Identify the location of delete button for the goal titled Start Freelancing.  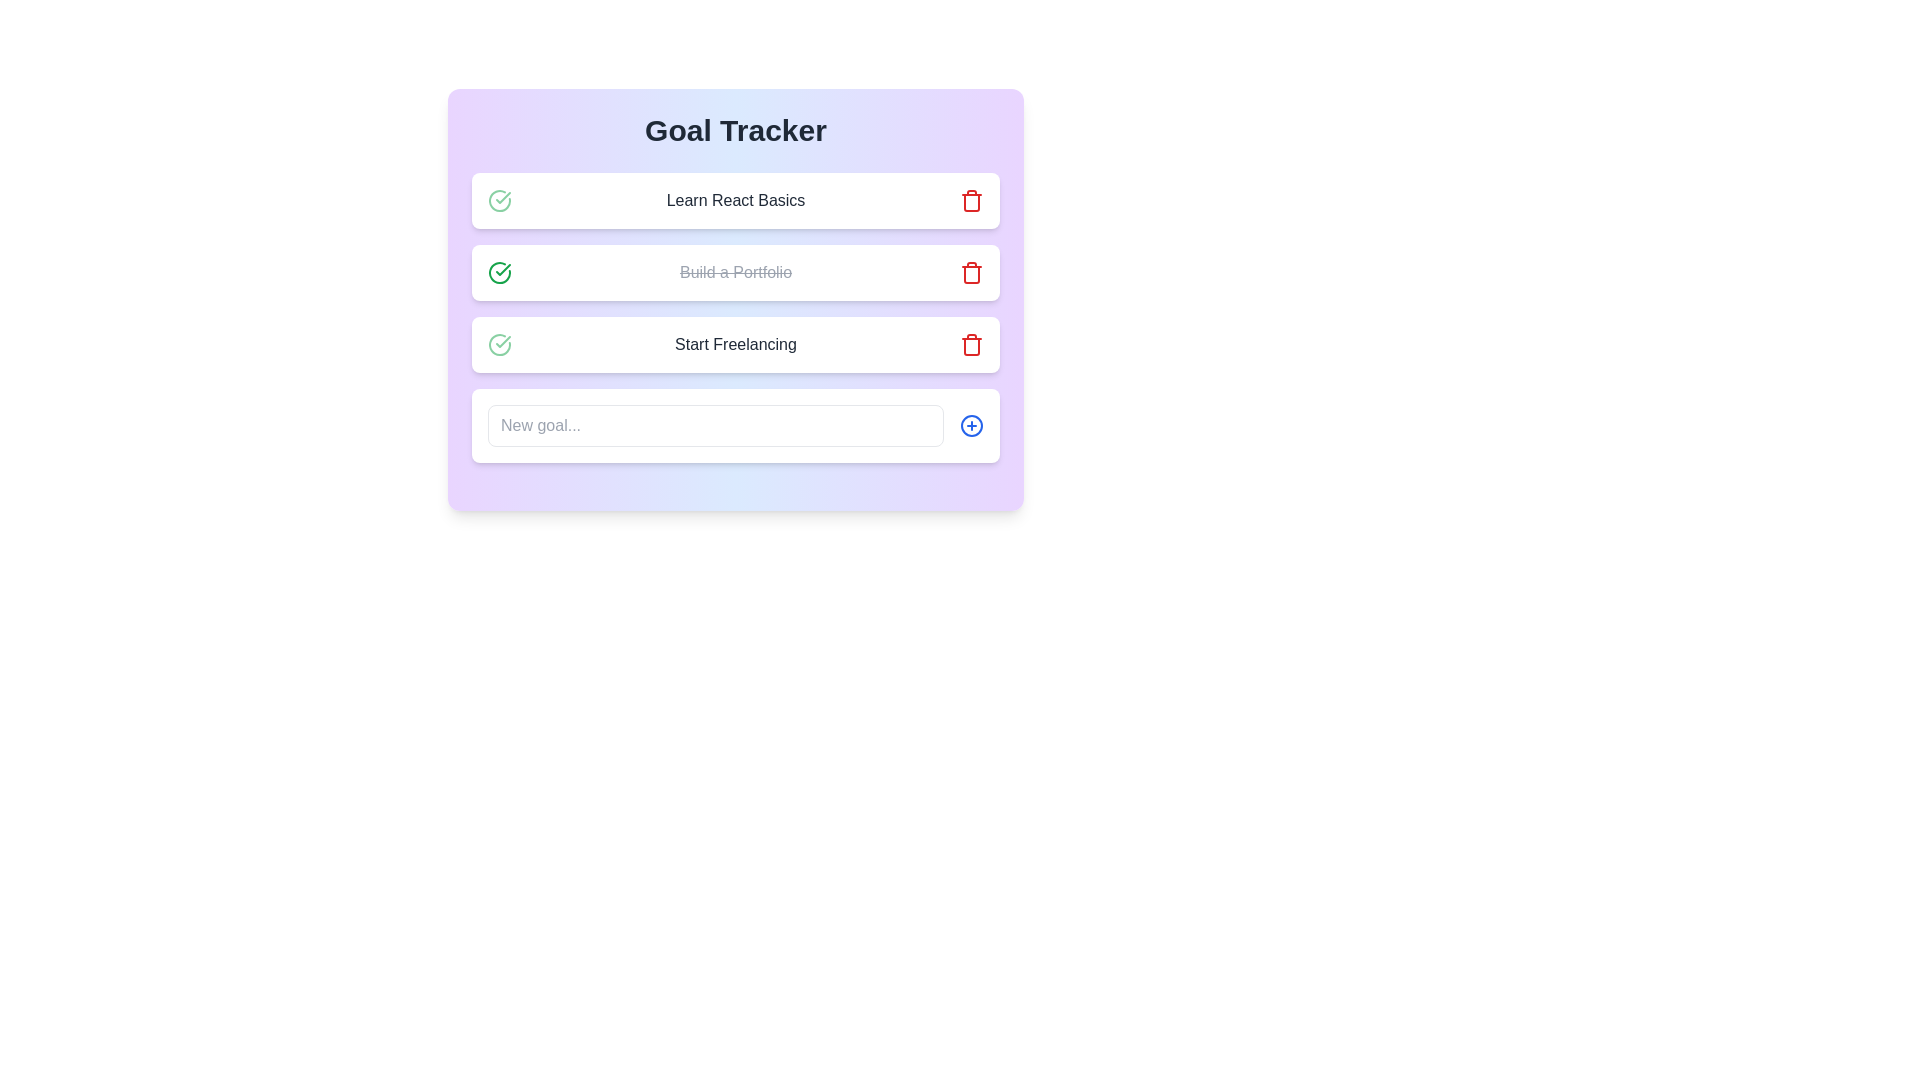
(971, 343).